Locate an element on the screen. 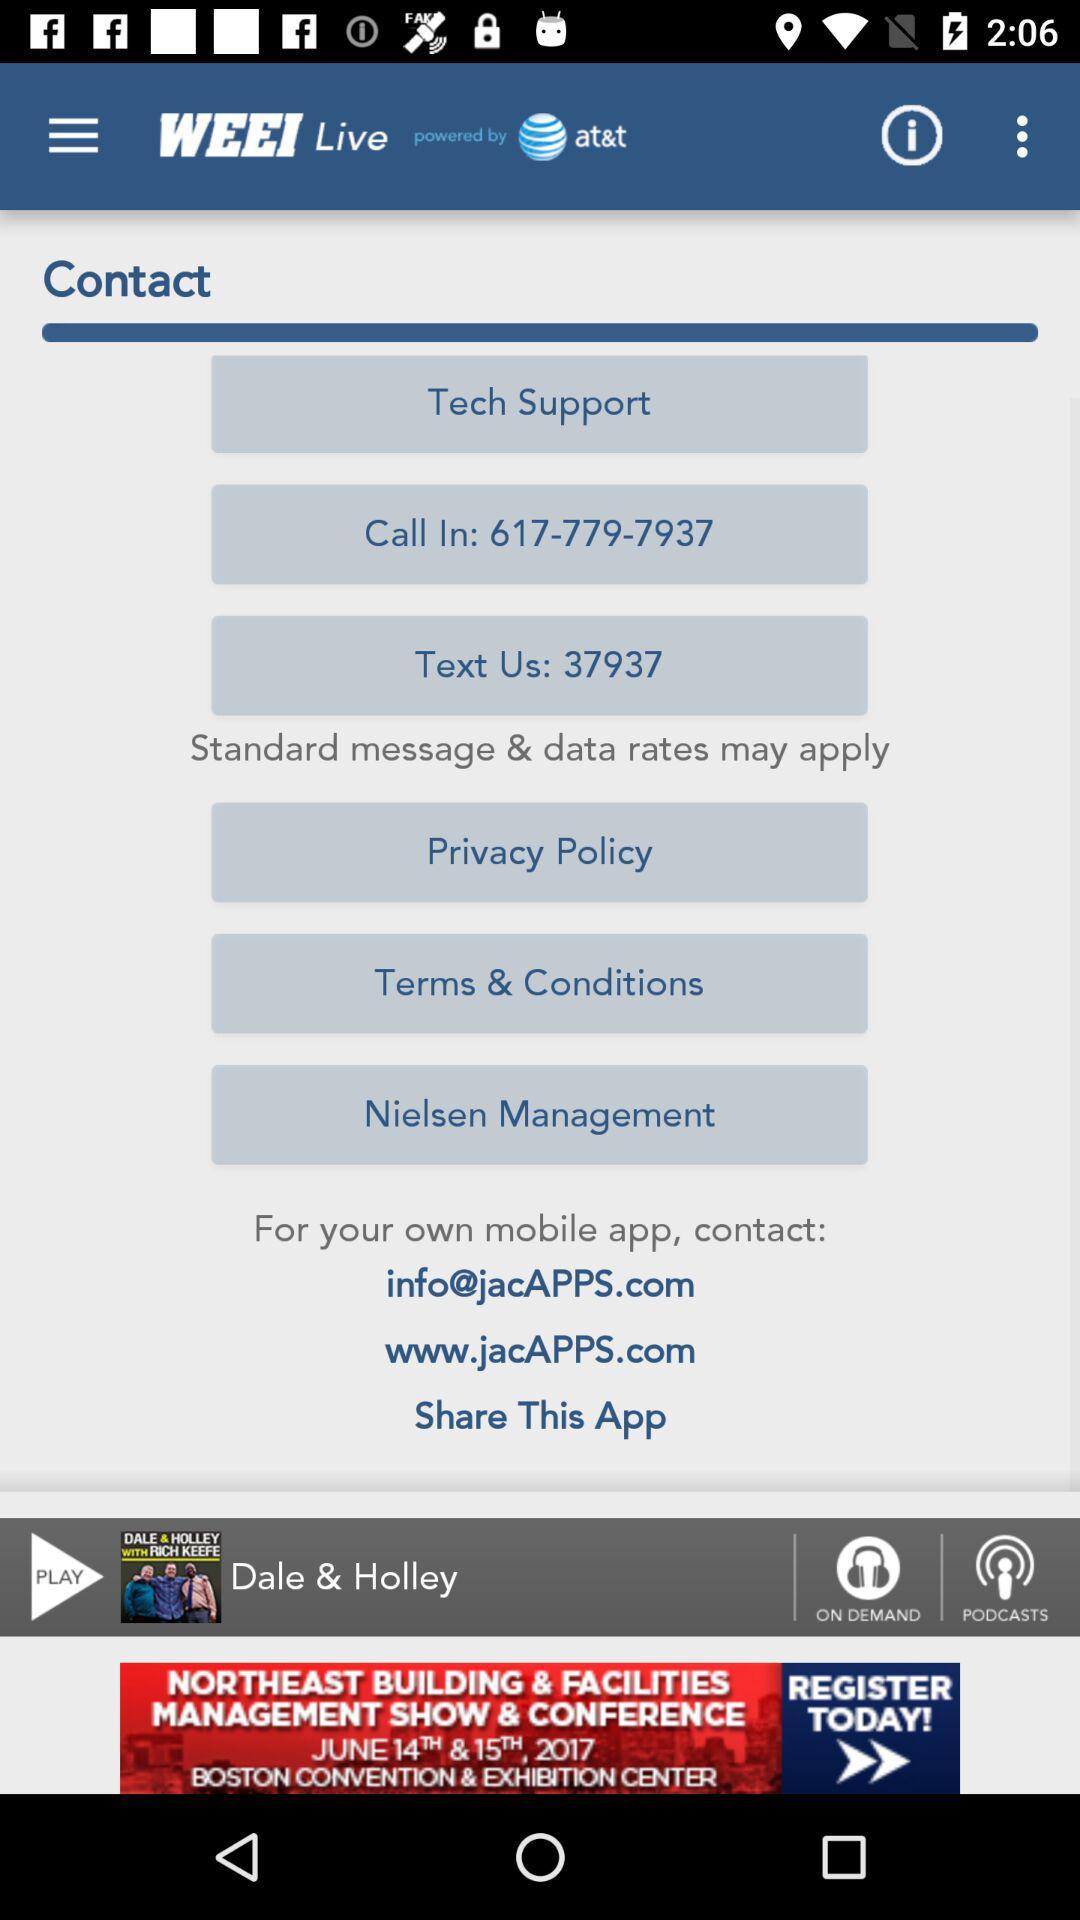 This screenshot has height=1920, width=1080. the location icon is located at coordinates (1010, 1576).